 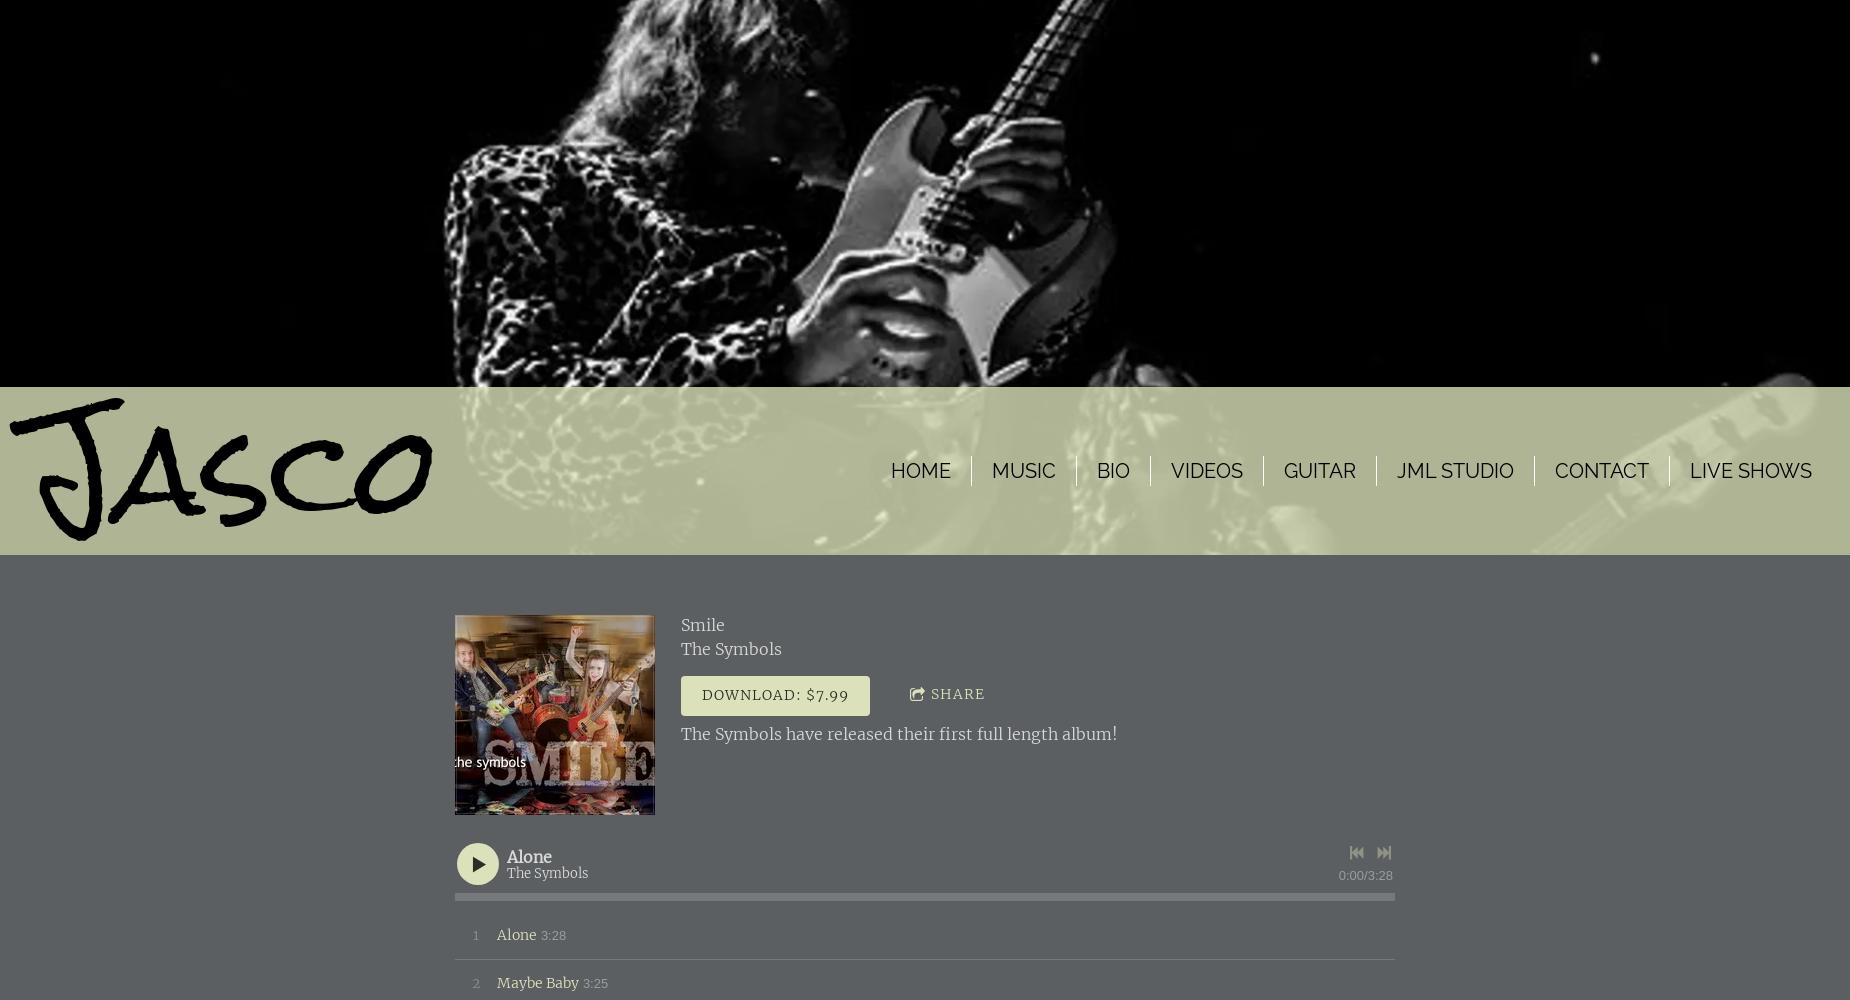 What do you see at coordinates (1601, 470) in the screenshot?
I see `'Contact'` at bounding box center [1601, 470].